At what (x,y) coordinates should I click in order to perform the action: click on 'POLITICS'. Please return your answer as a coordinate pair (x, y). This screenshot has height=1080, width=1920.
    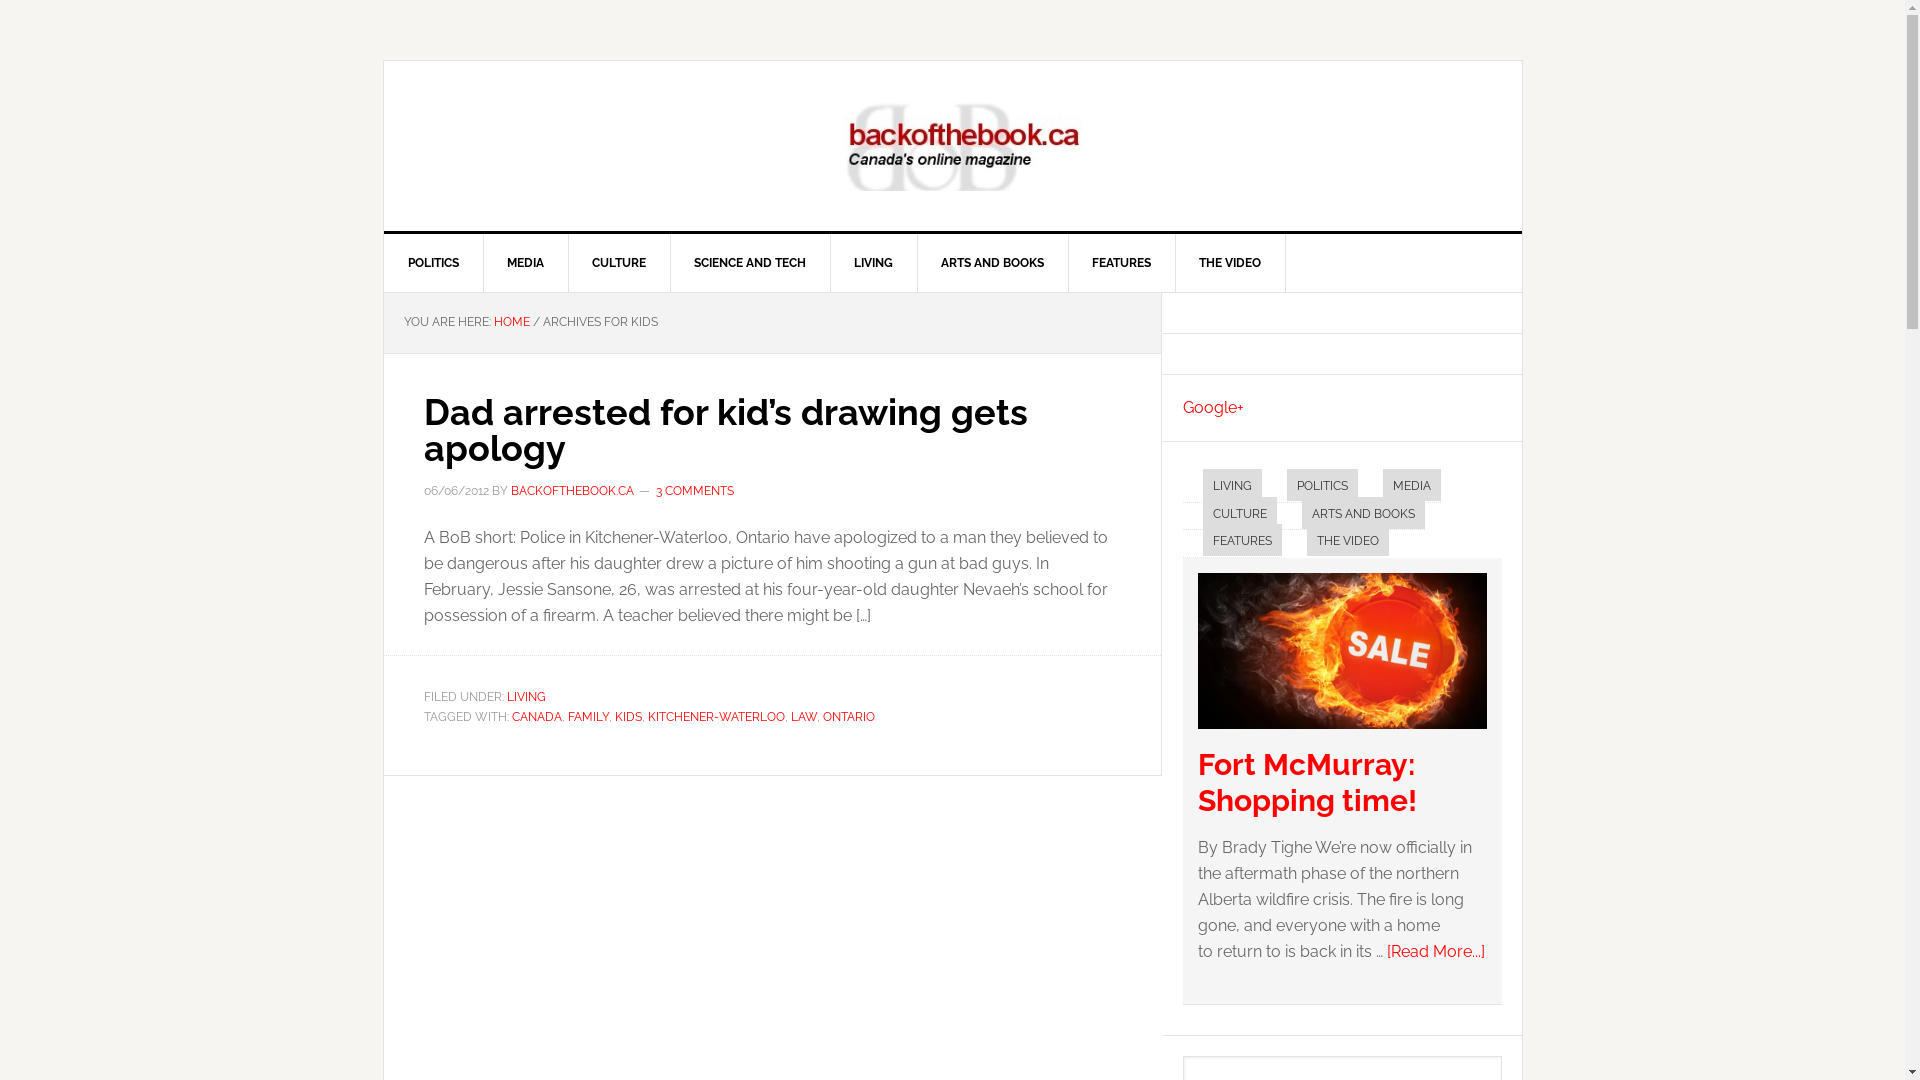
    Looking at the image, I should click on (432, 261).